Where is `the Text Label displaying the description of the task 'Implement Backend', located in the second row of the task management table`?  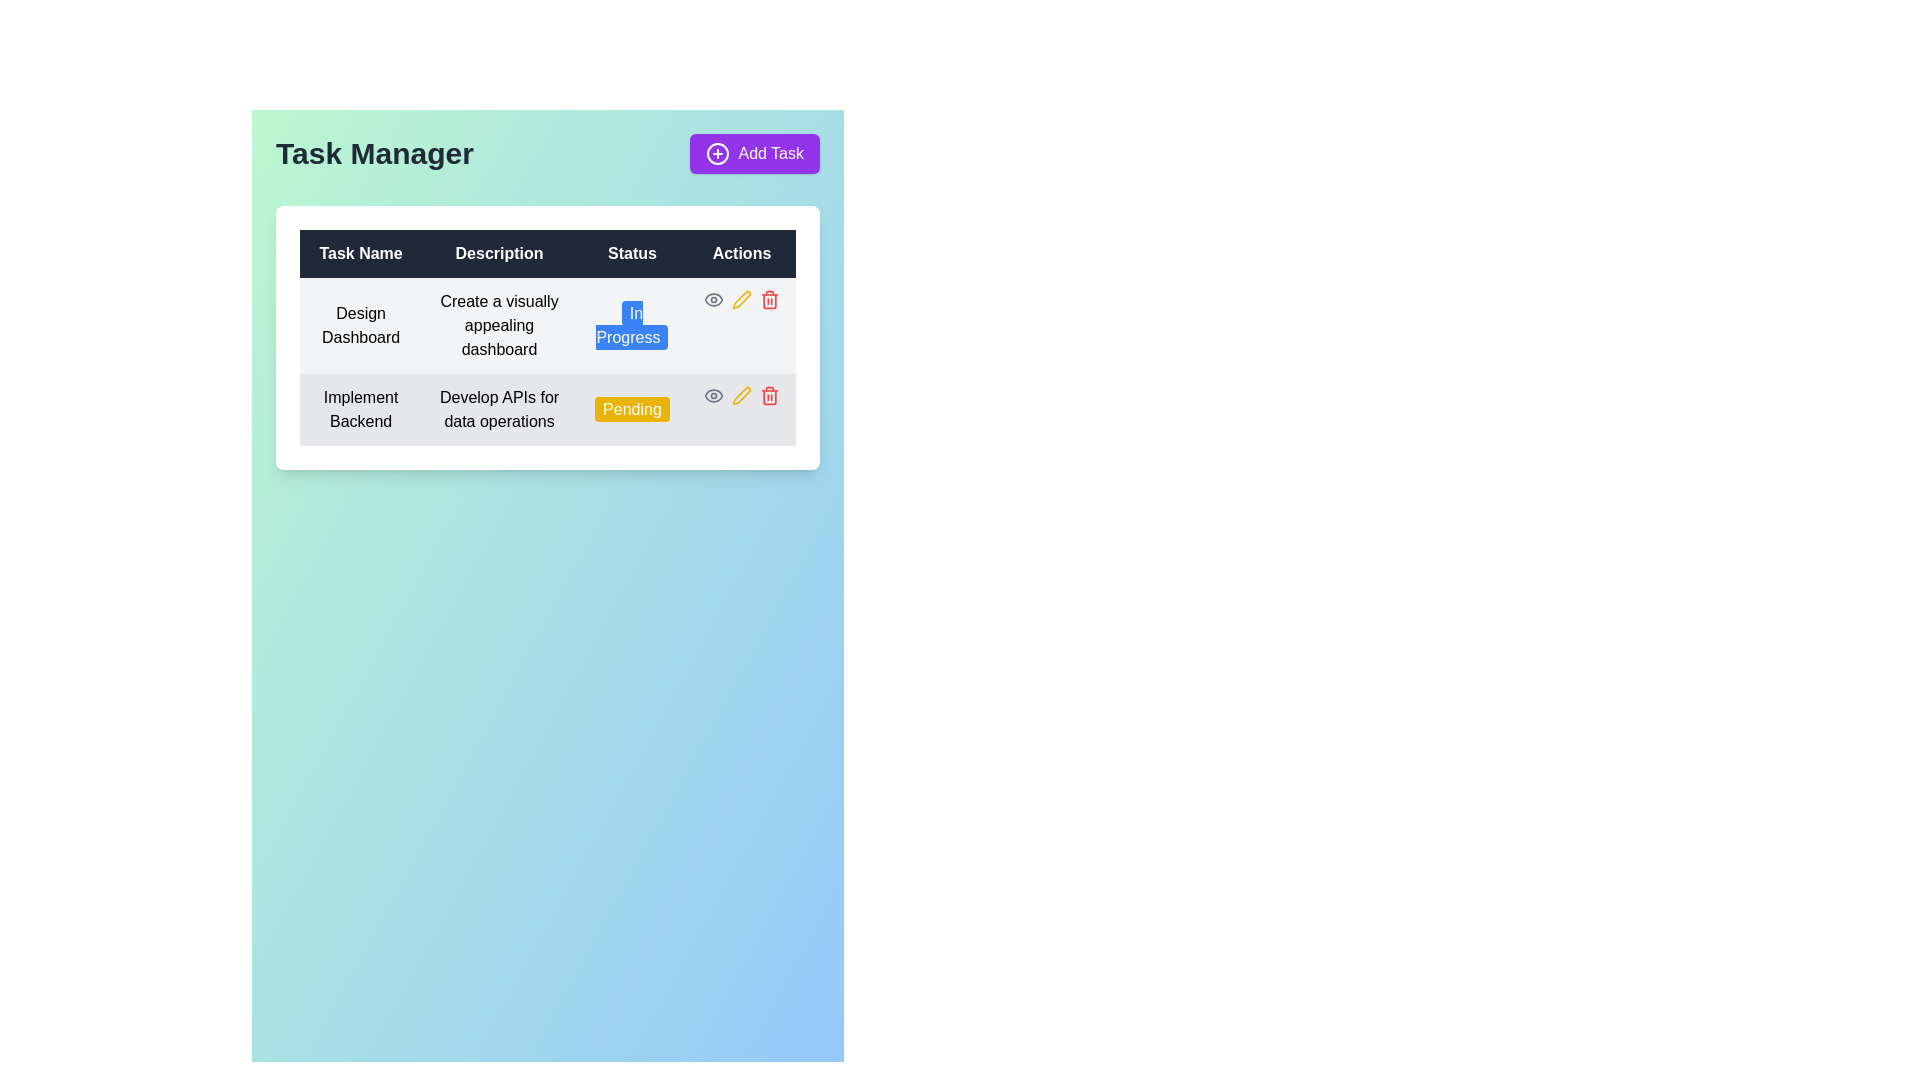 the Text Label displaying the description of the task 'Implement Backend', located in the second row of the task management table is located at coordinates (499, 408).